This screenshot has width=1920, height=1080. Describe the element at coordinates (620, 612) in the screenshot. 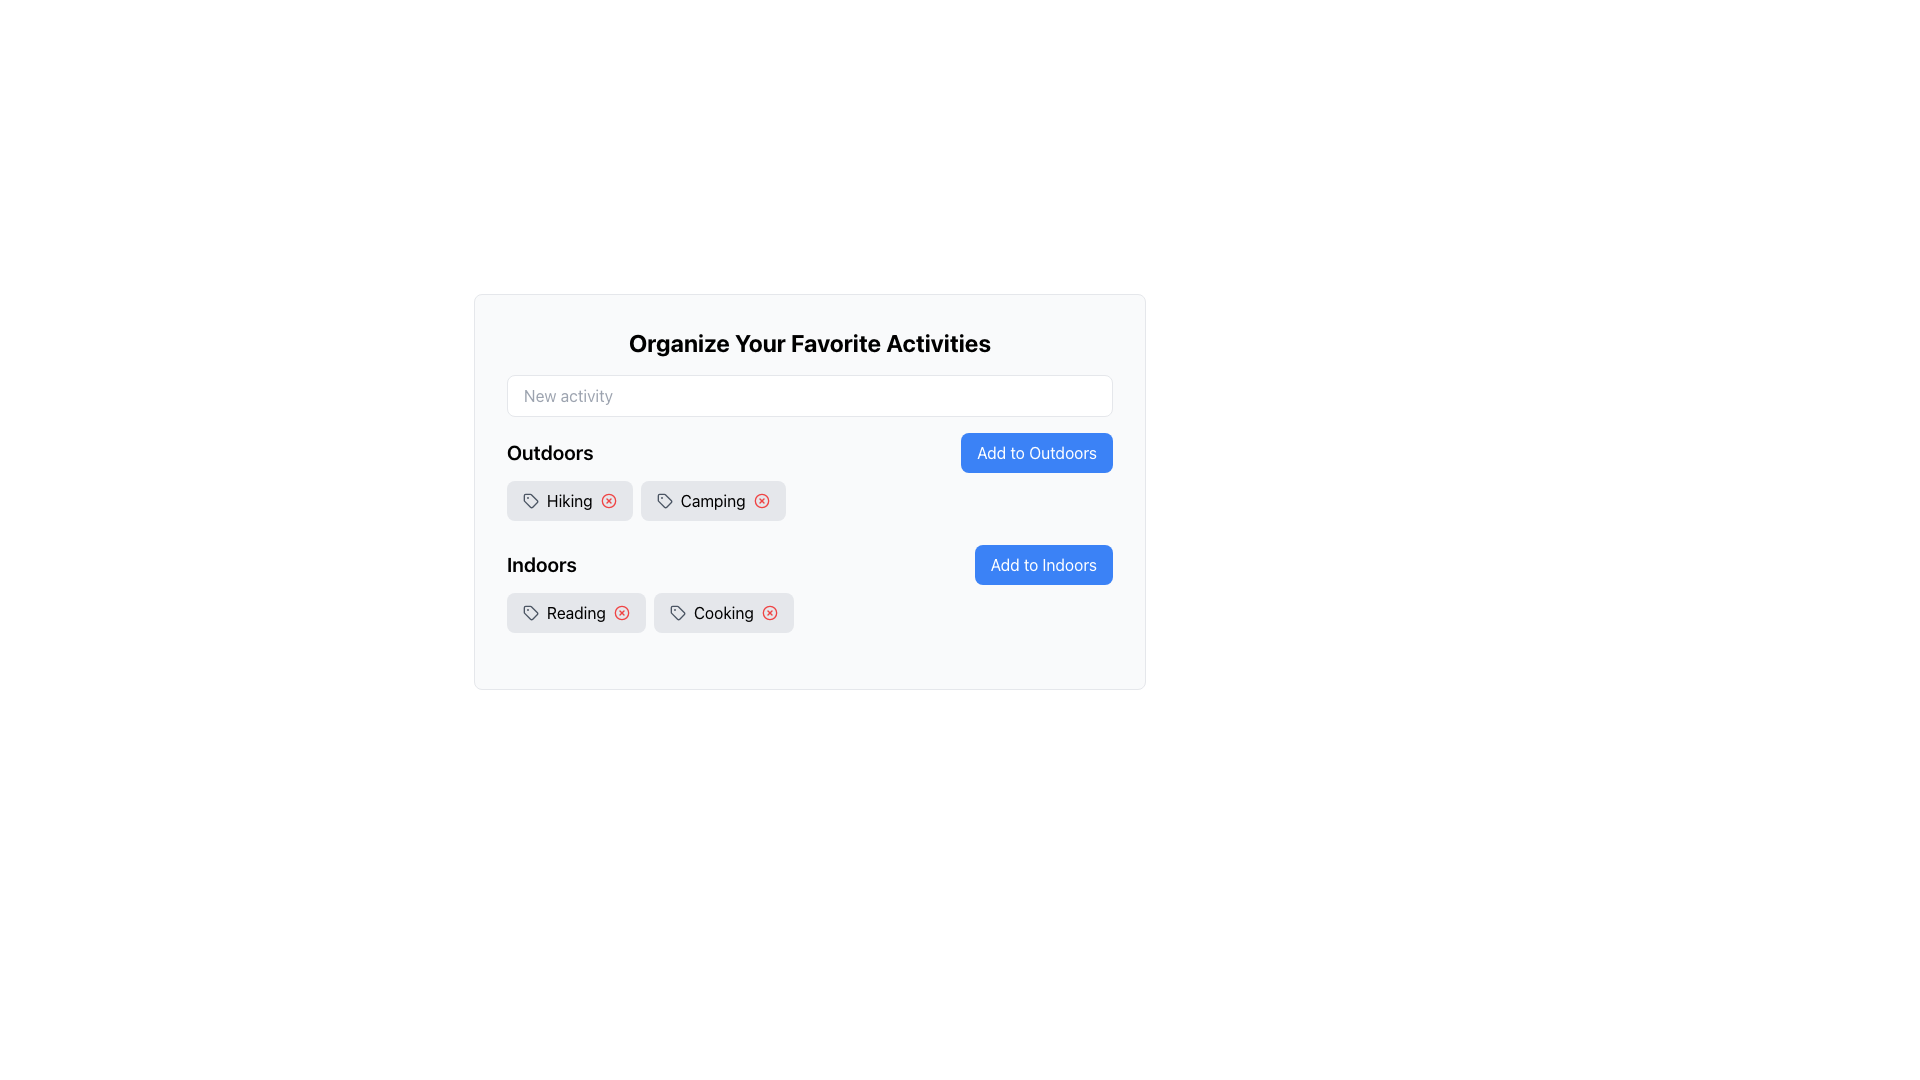

I see `the deletion button for the 'Reading' tag located in the 'Indoors' section` at that location.